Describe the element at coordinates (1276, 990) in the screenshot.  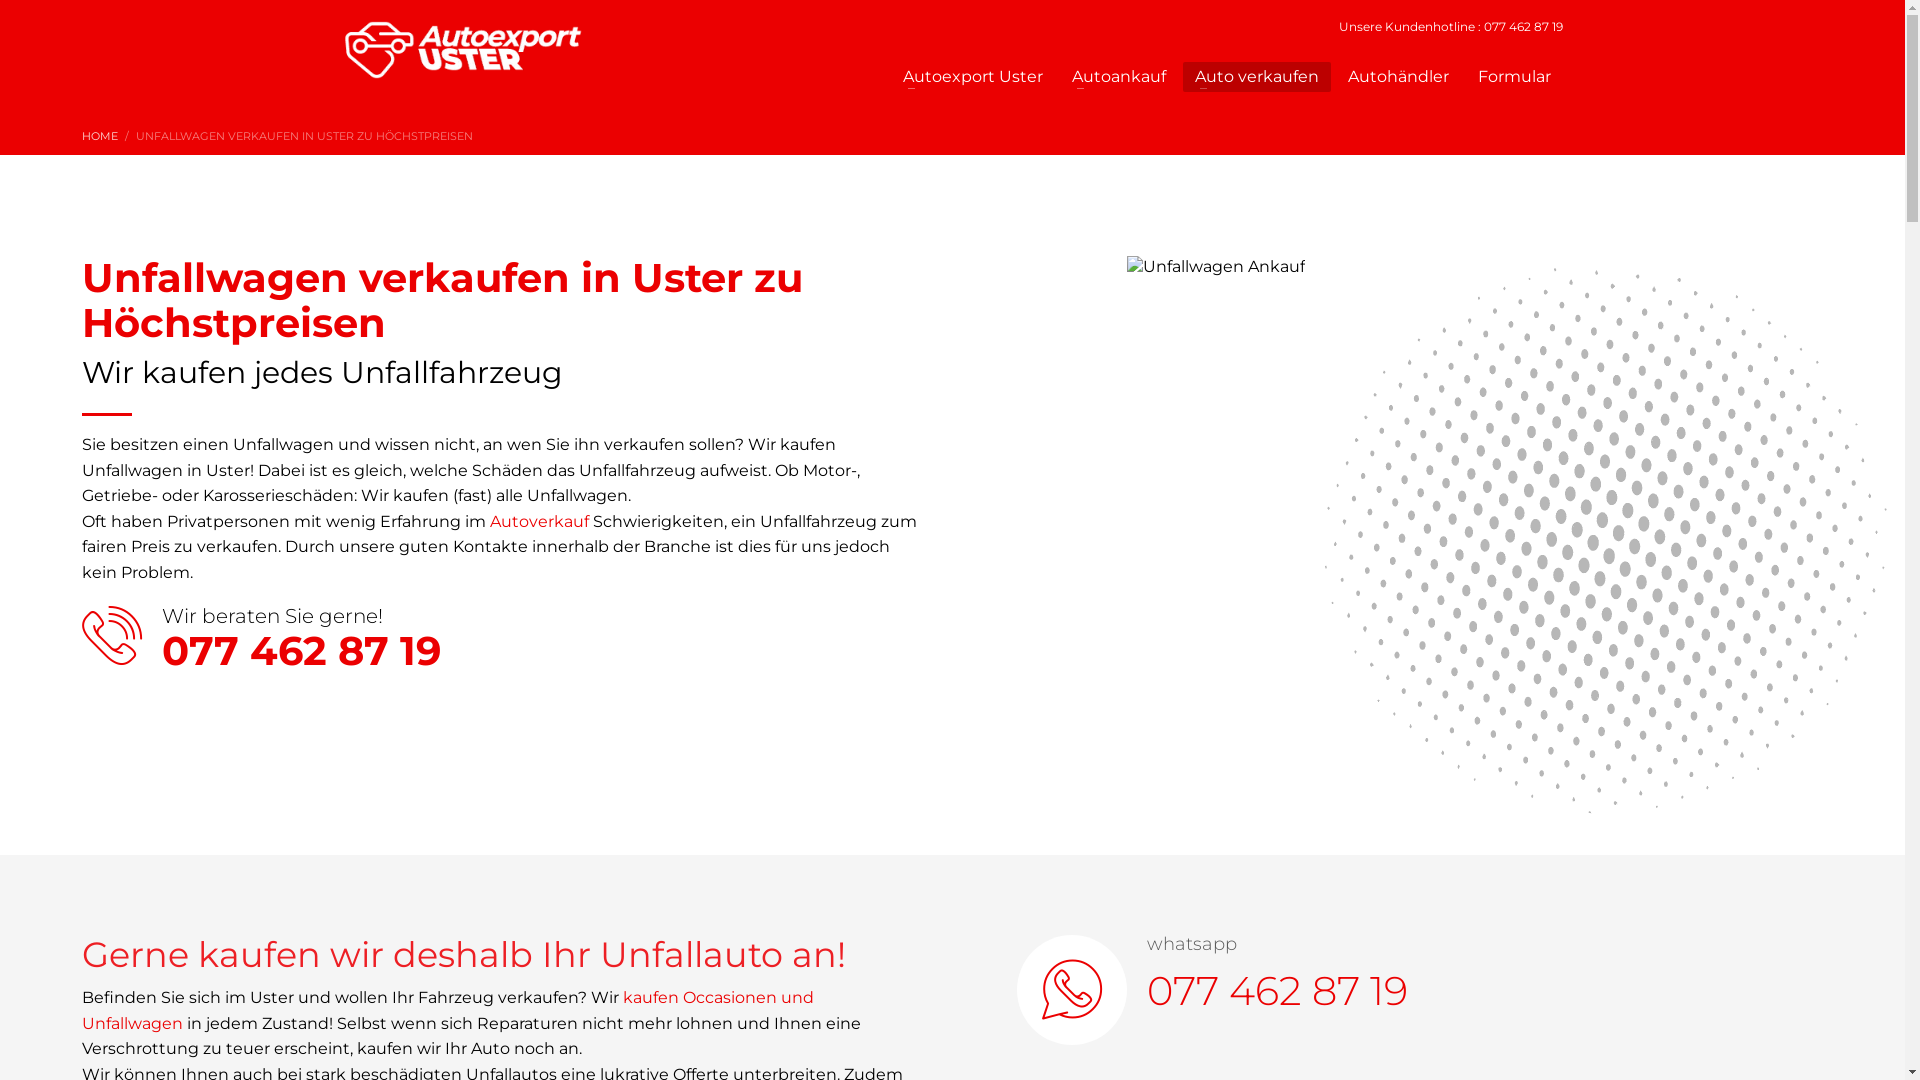
I see `'077 462 87 19'` at that location.